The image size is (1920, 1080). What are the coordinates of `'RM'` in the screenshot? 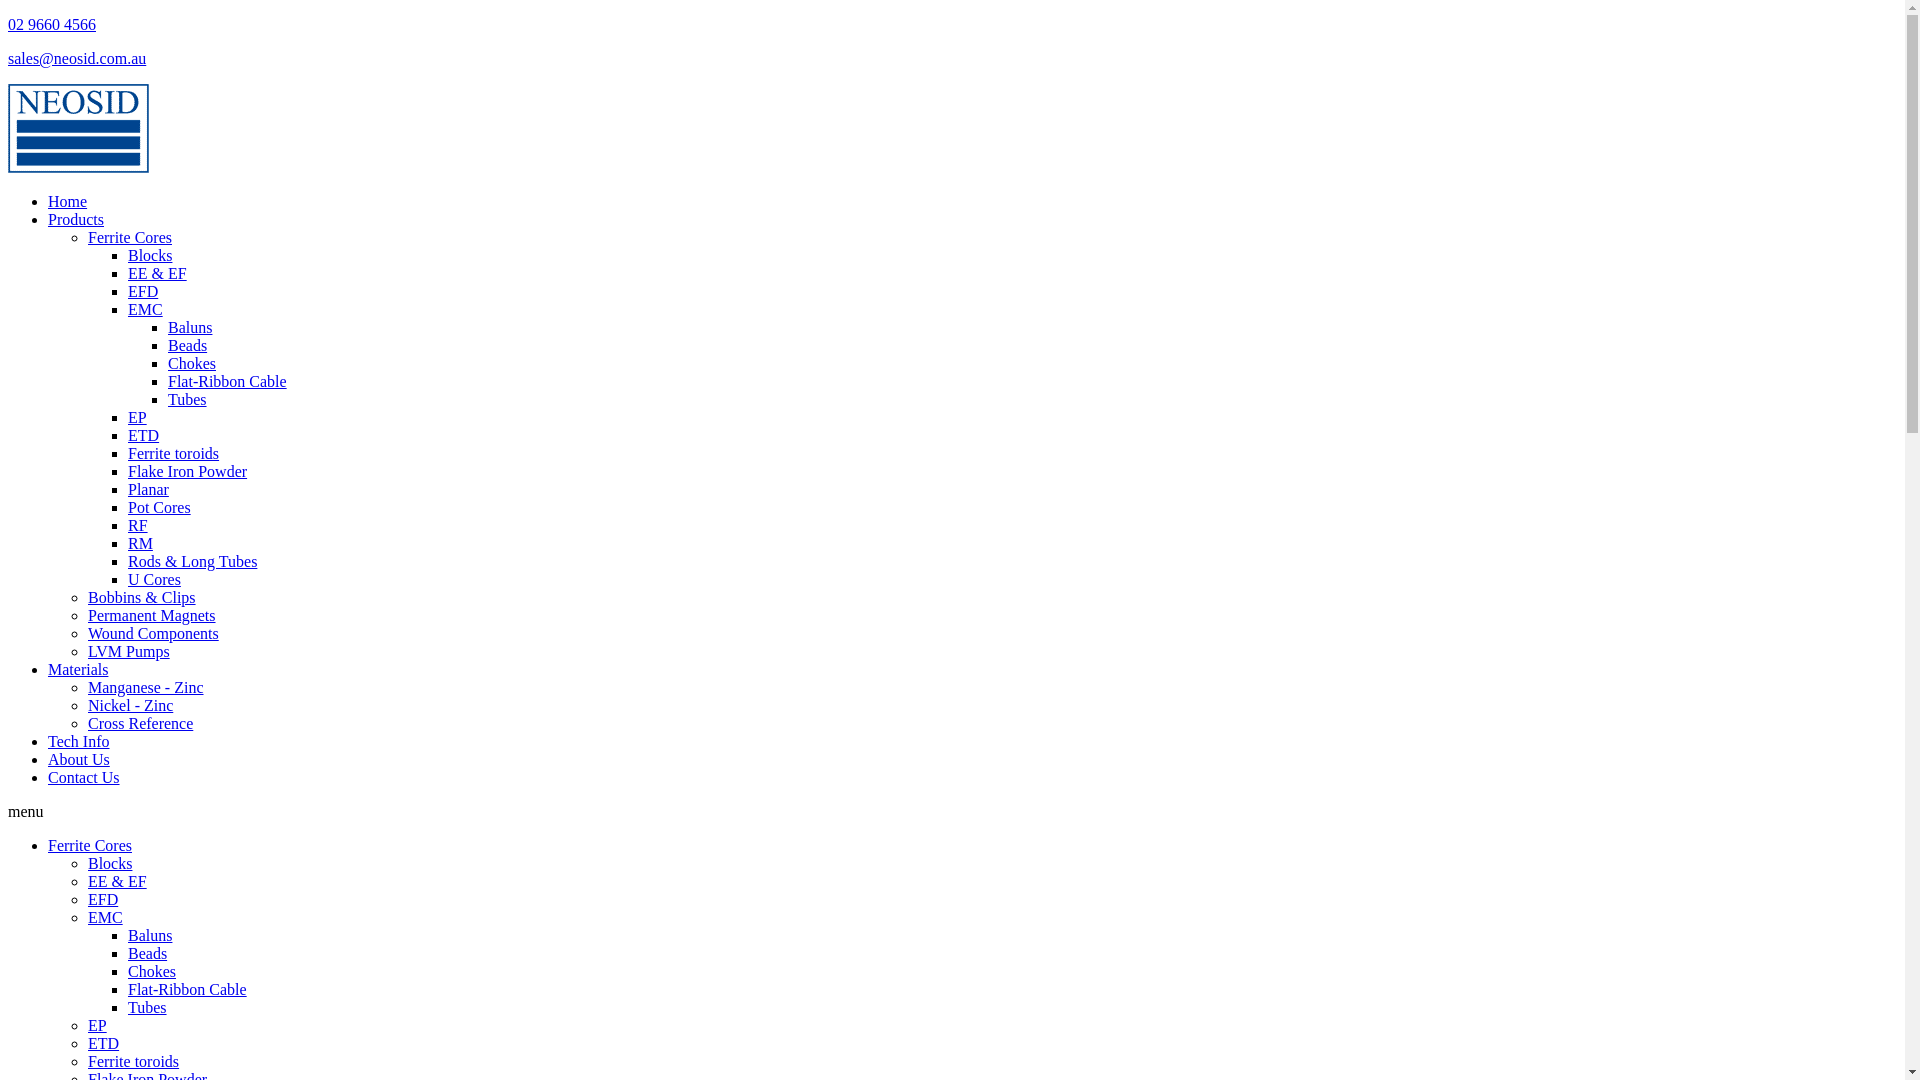 It's located at (139, 543).